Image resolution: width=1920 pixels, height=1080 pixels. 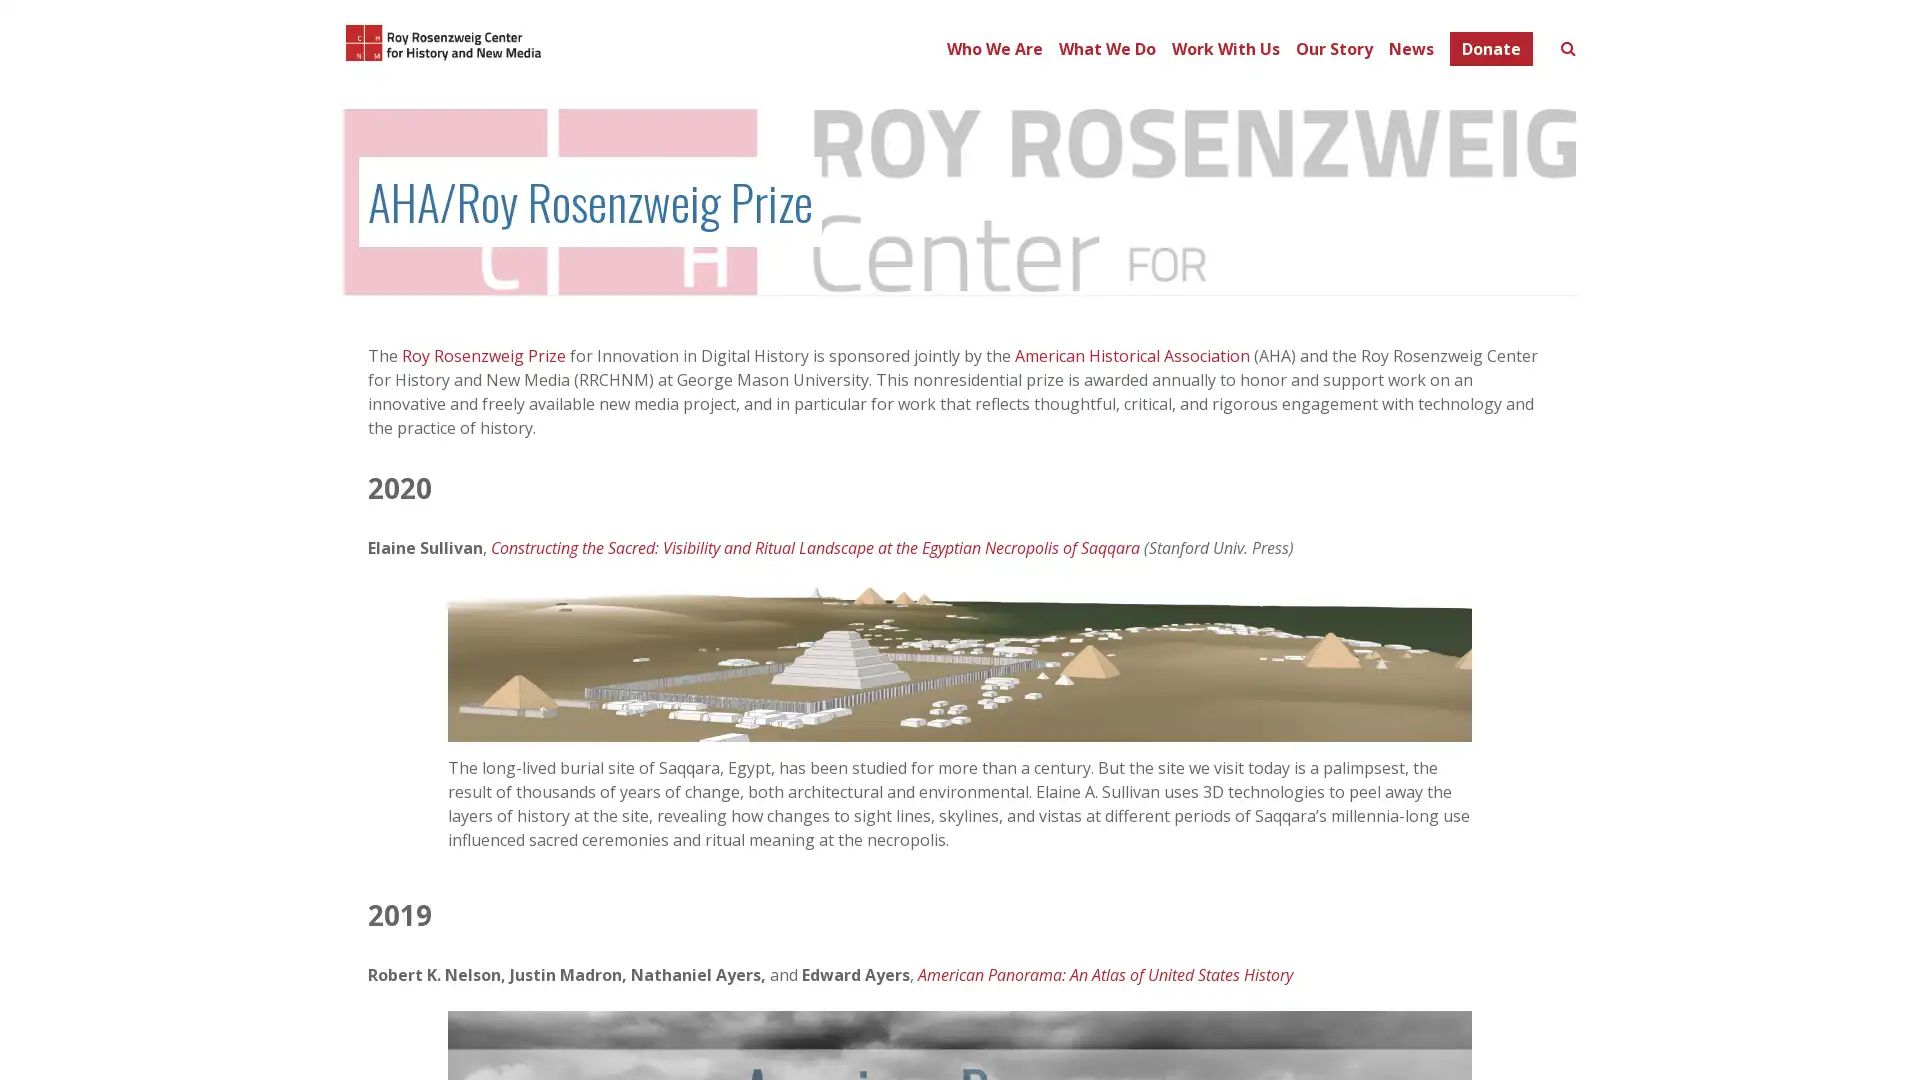 What do you see at coordinates (1567, 47) in the screenshot?
I see `Toggle search form` at bounding box center [1567, 47].